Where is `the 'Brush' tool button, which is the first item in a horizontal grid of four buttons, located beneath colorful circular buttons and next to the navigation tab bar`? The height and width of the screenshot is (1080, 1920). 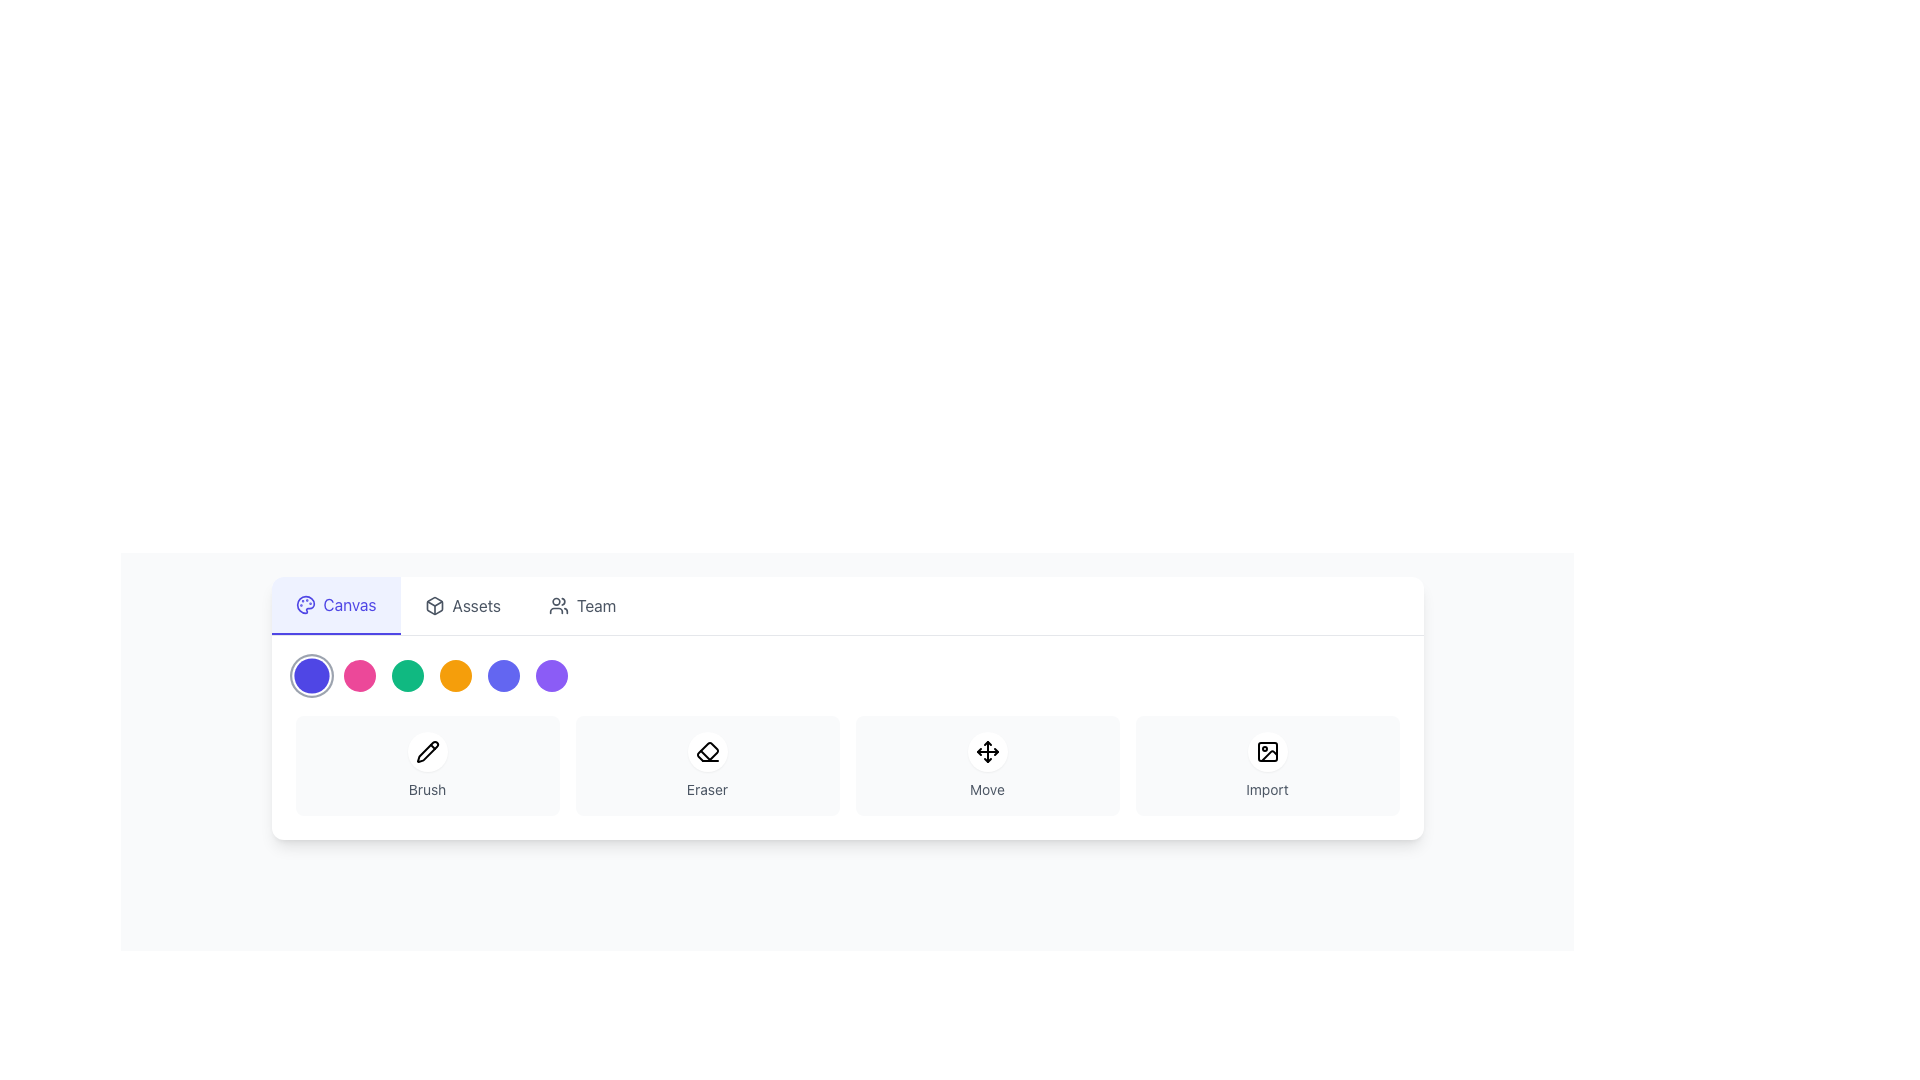 the 'Brush' tool button, which is the first item in a horizontal grid of four buttons, located beneath colorful circular buttons and next to the navigation tab bar is located at coordinates (426, 765).